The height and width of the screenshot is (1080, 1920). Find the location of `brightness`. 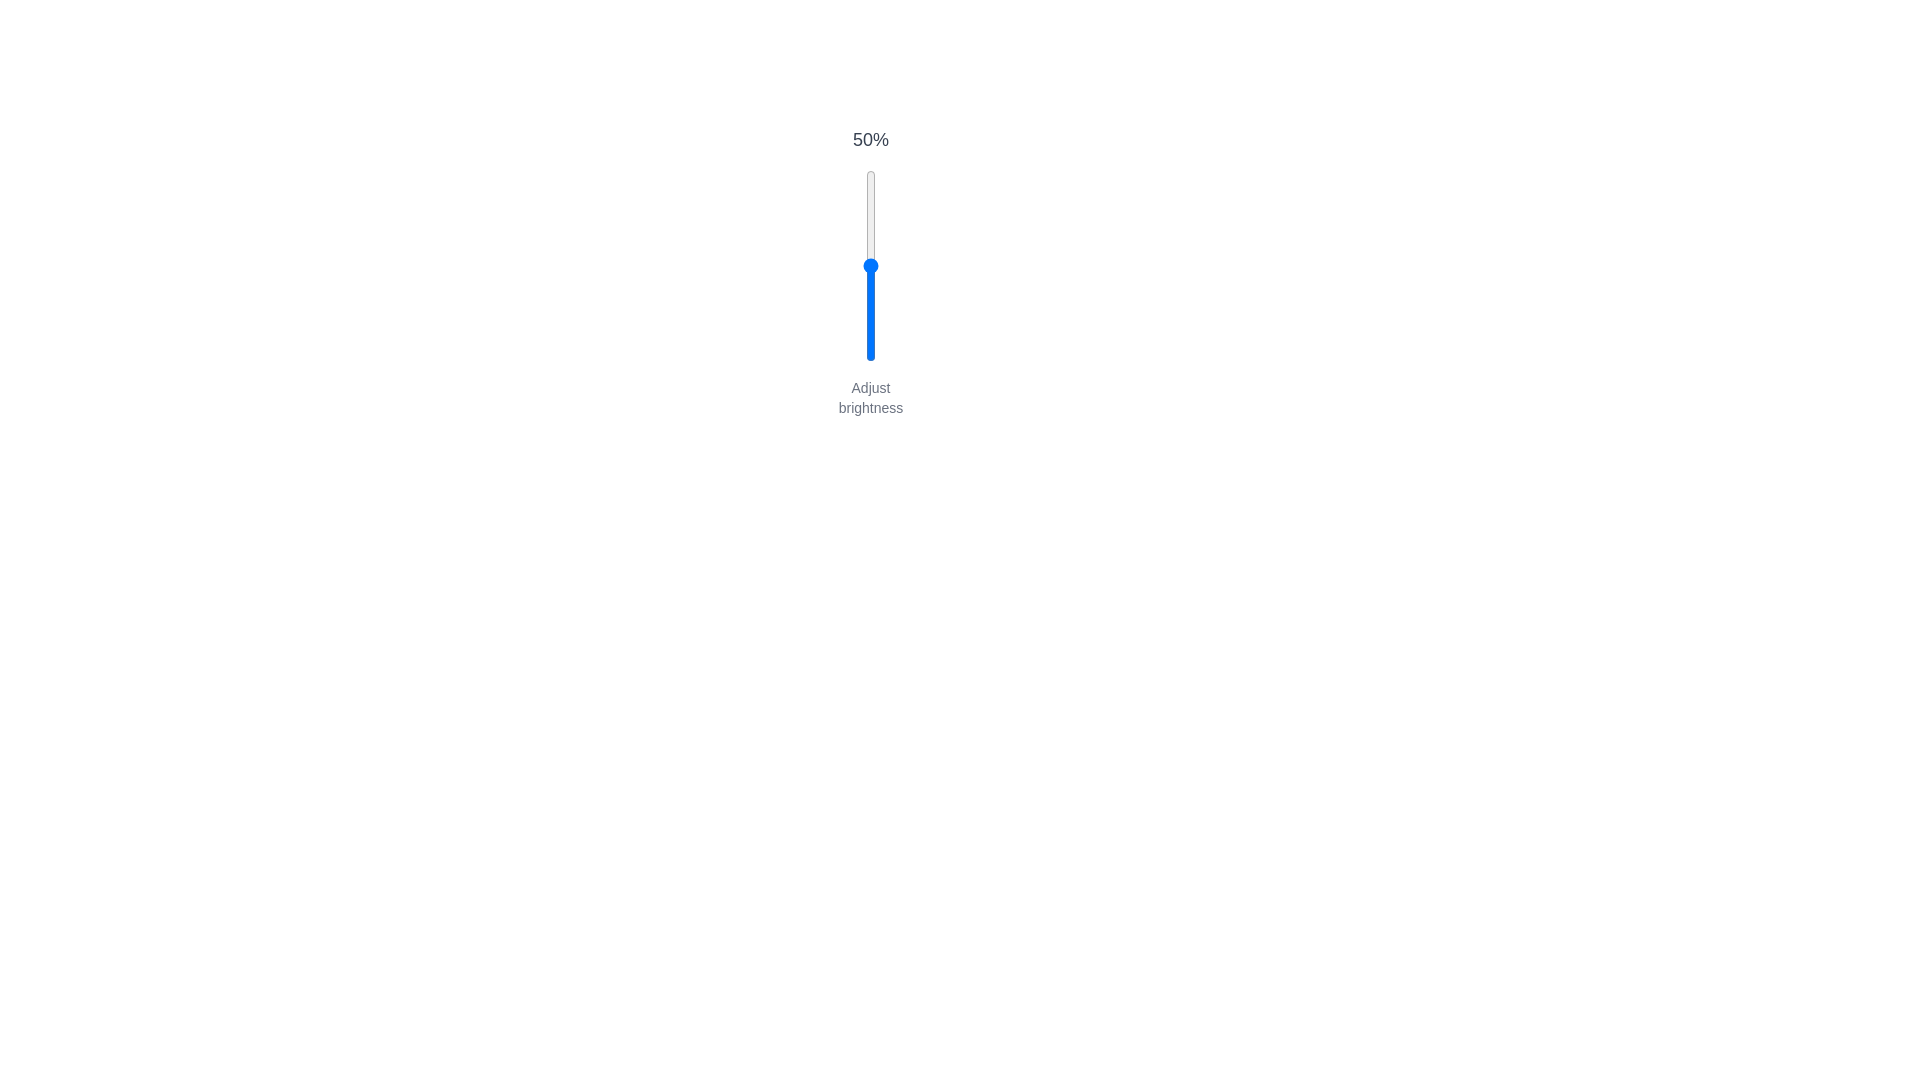

brightness is located at coordinates (870, 277).